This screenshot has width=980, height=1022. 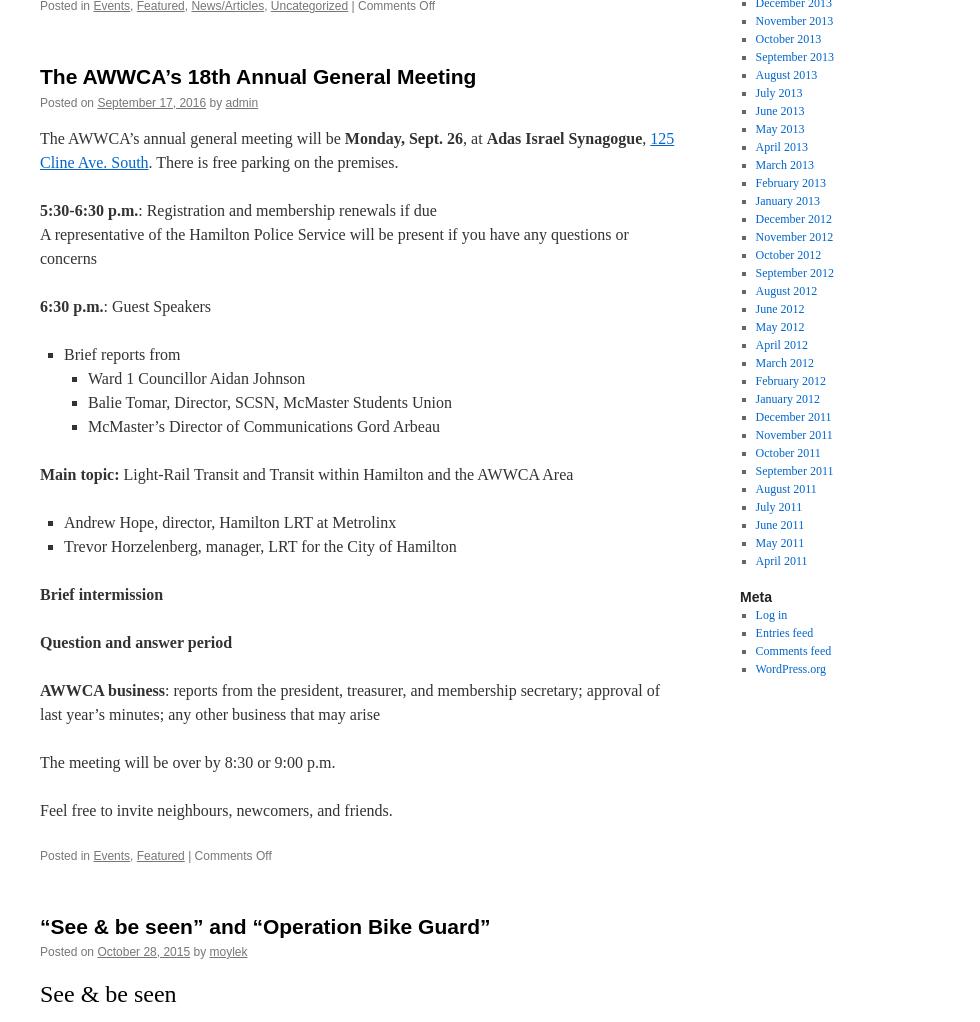 What do you see at coordinates (770, 614) in the screenshot?
I see `'Log in'` at bounding box center [770, 614].